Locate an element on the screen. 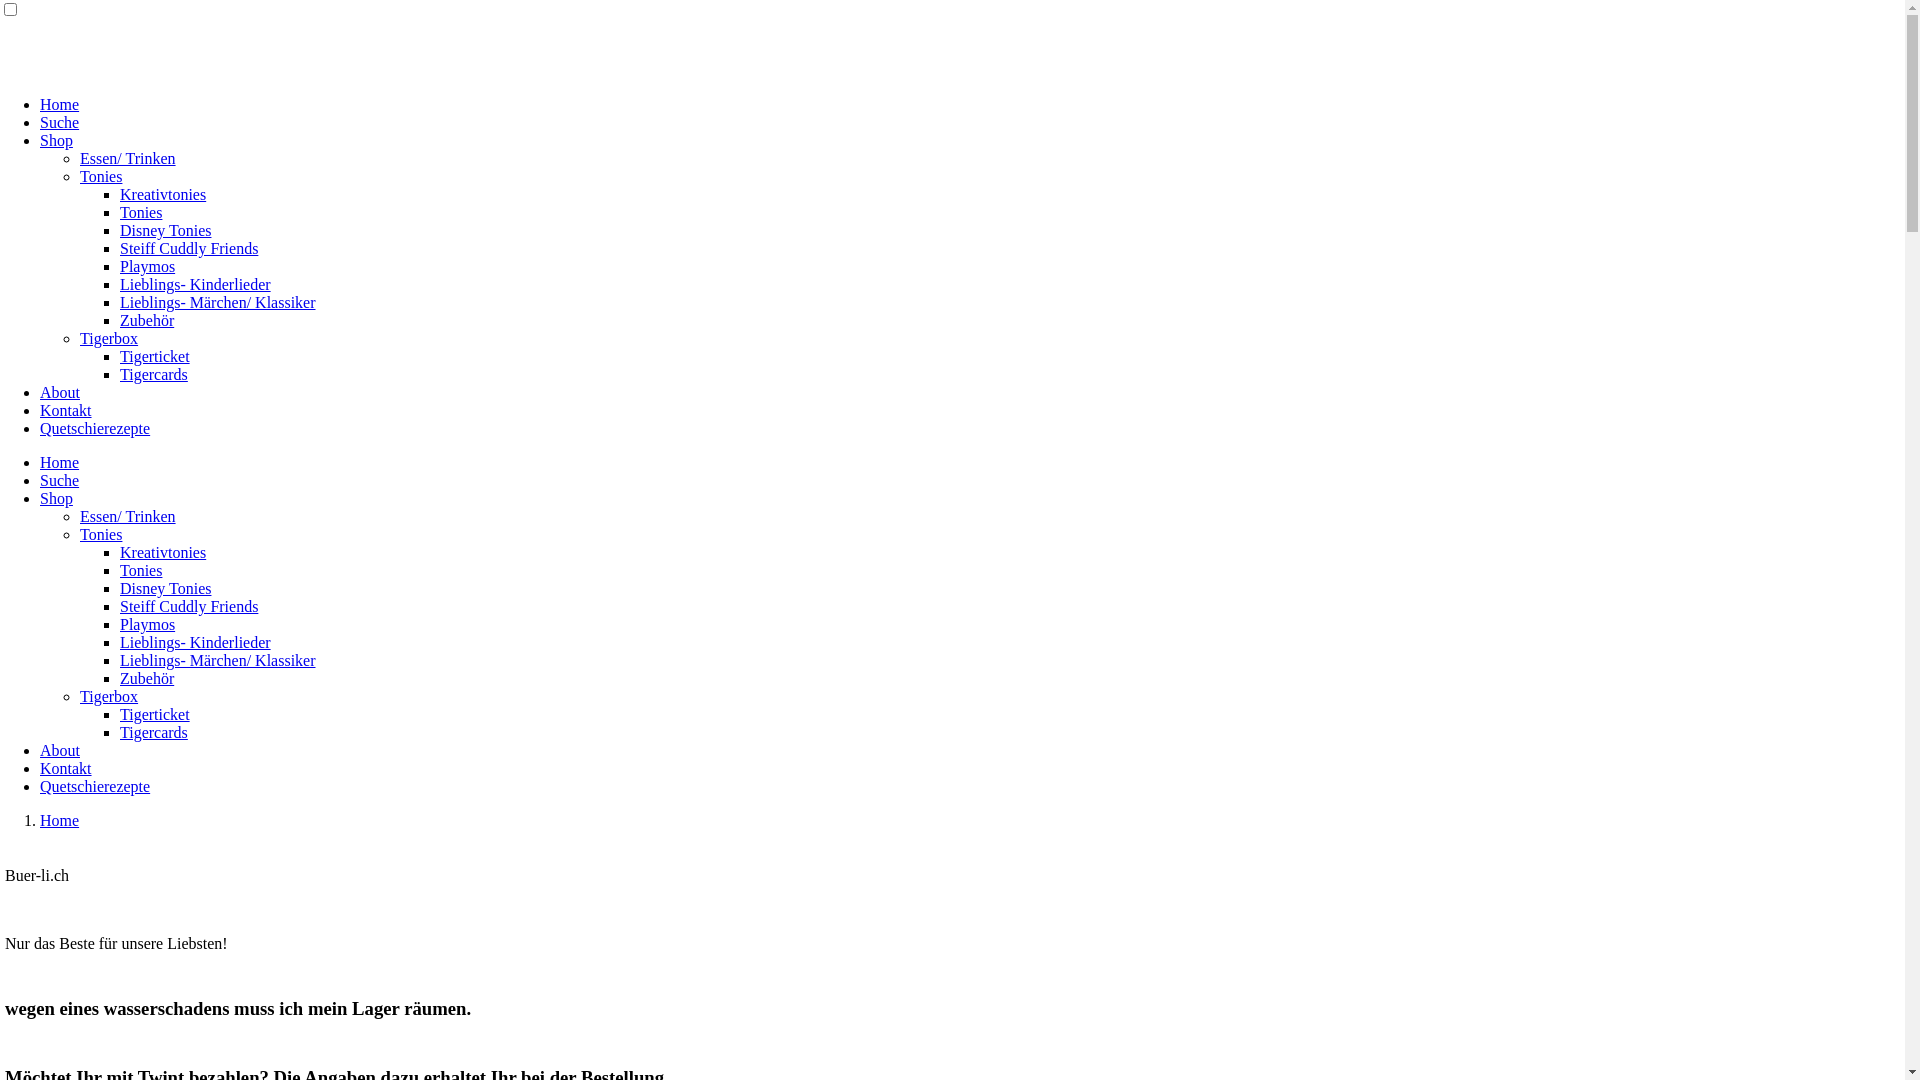 This screenshot has height=1080, width=1920. 'Quetschierezepte' is located at coordinates (94, 427).